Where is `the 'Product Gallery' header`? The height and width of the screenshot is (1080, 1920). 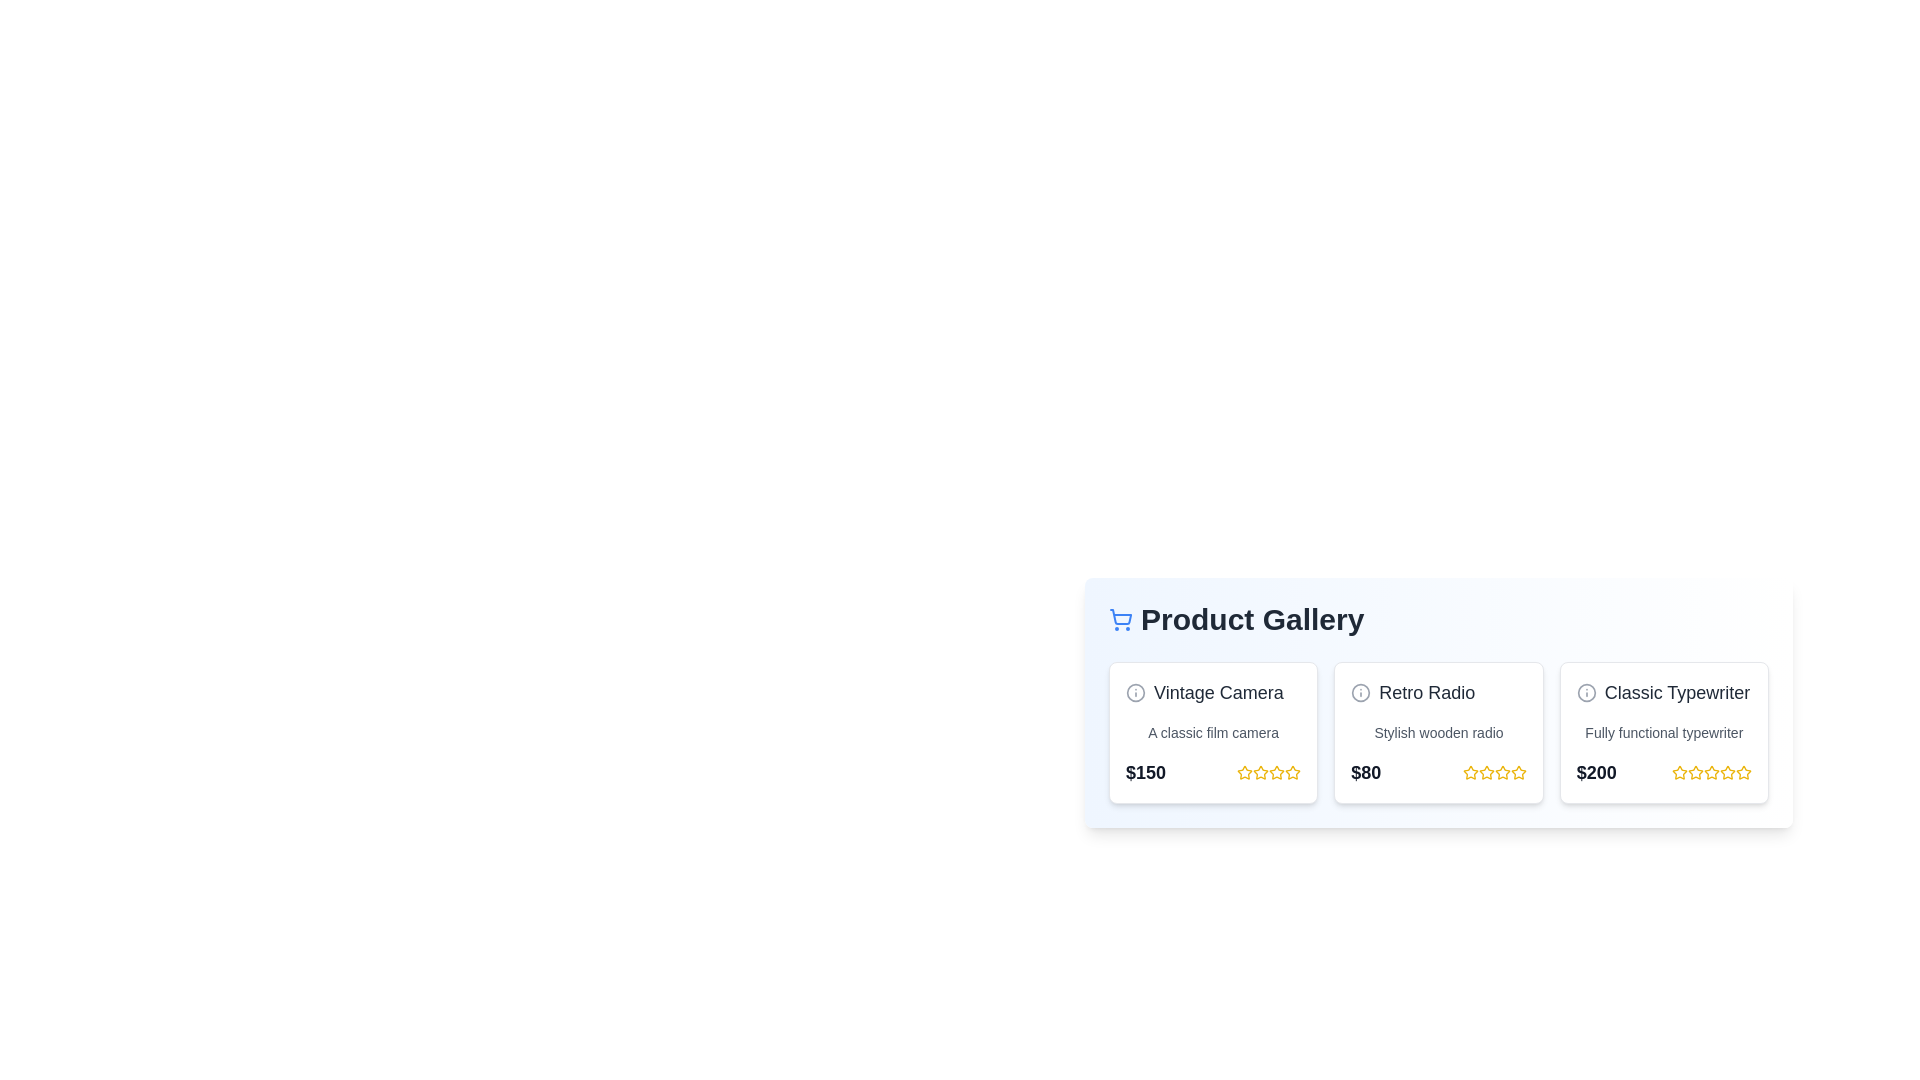
the 'Product Gallery' header is located at coordinates (1438, 619).